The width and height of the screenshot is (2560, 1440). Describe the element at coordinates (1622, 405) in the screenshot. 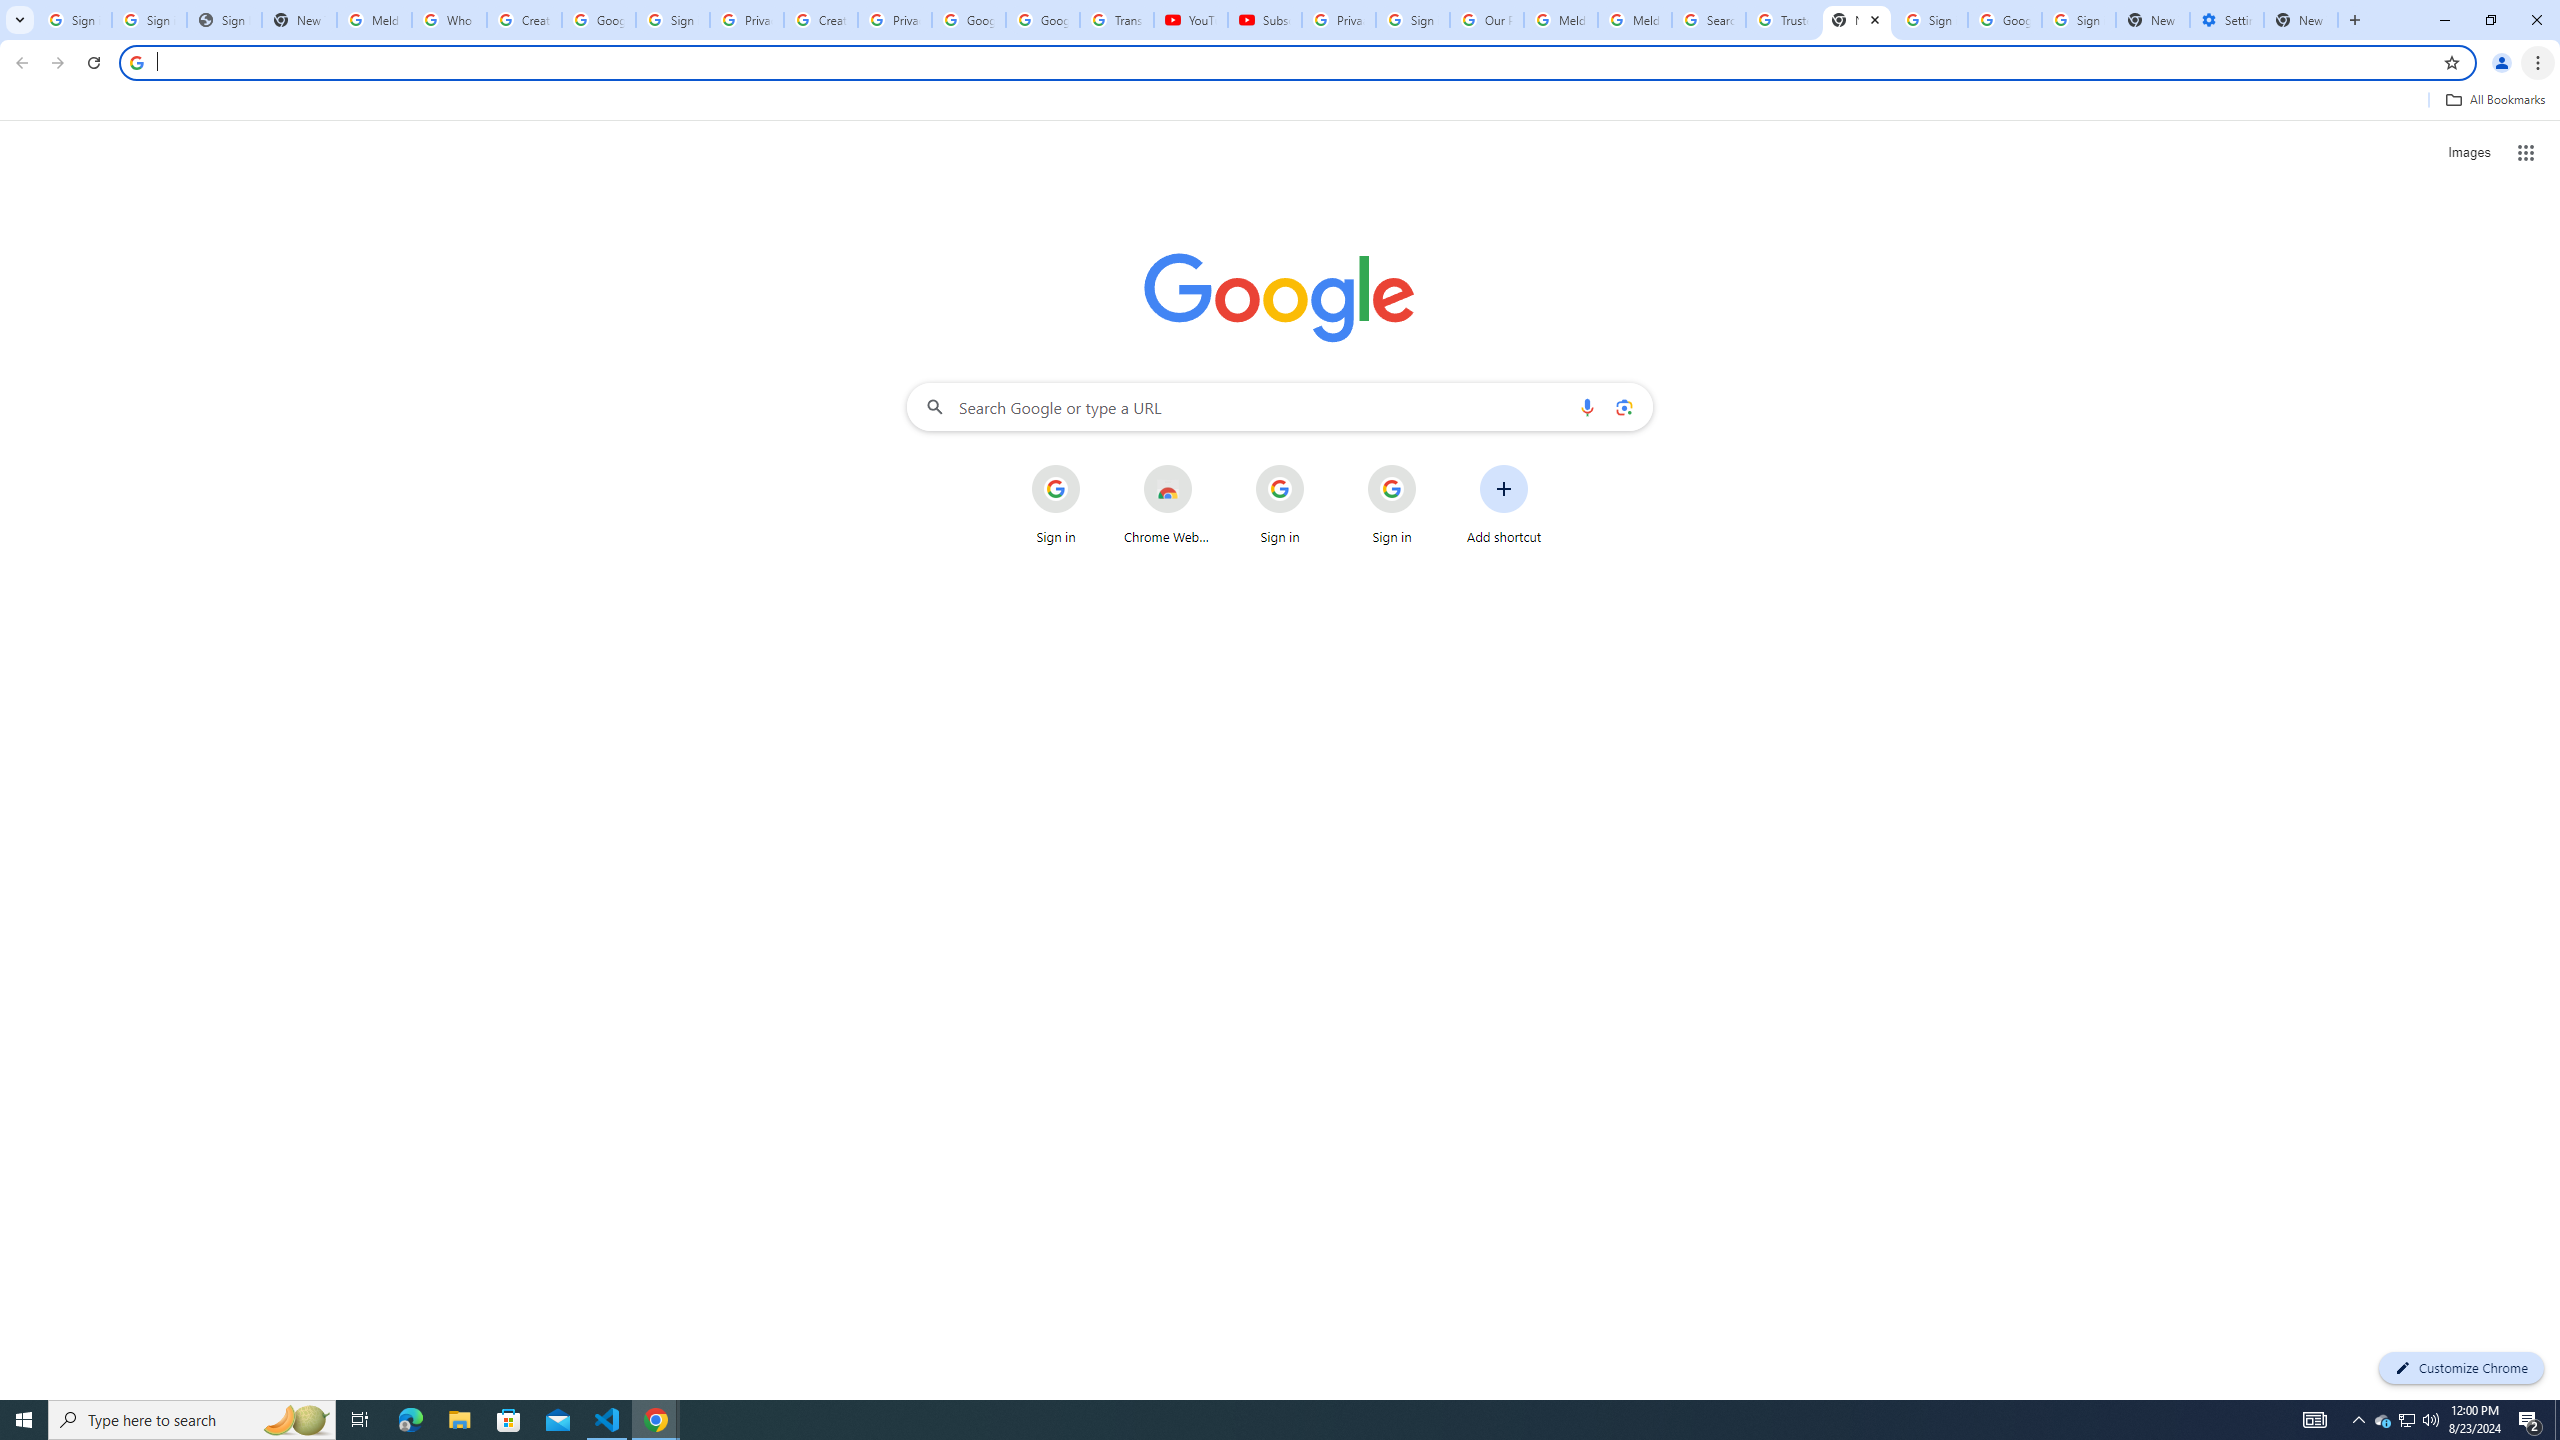

I see `'Search by image'` at that location.